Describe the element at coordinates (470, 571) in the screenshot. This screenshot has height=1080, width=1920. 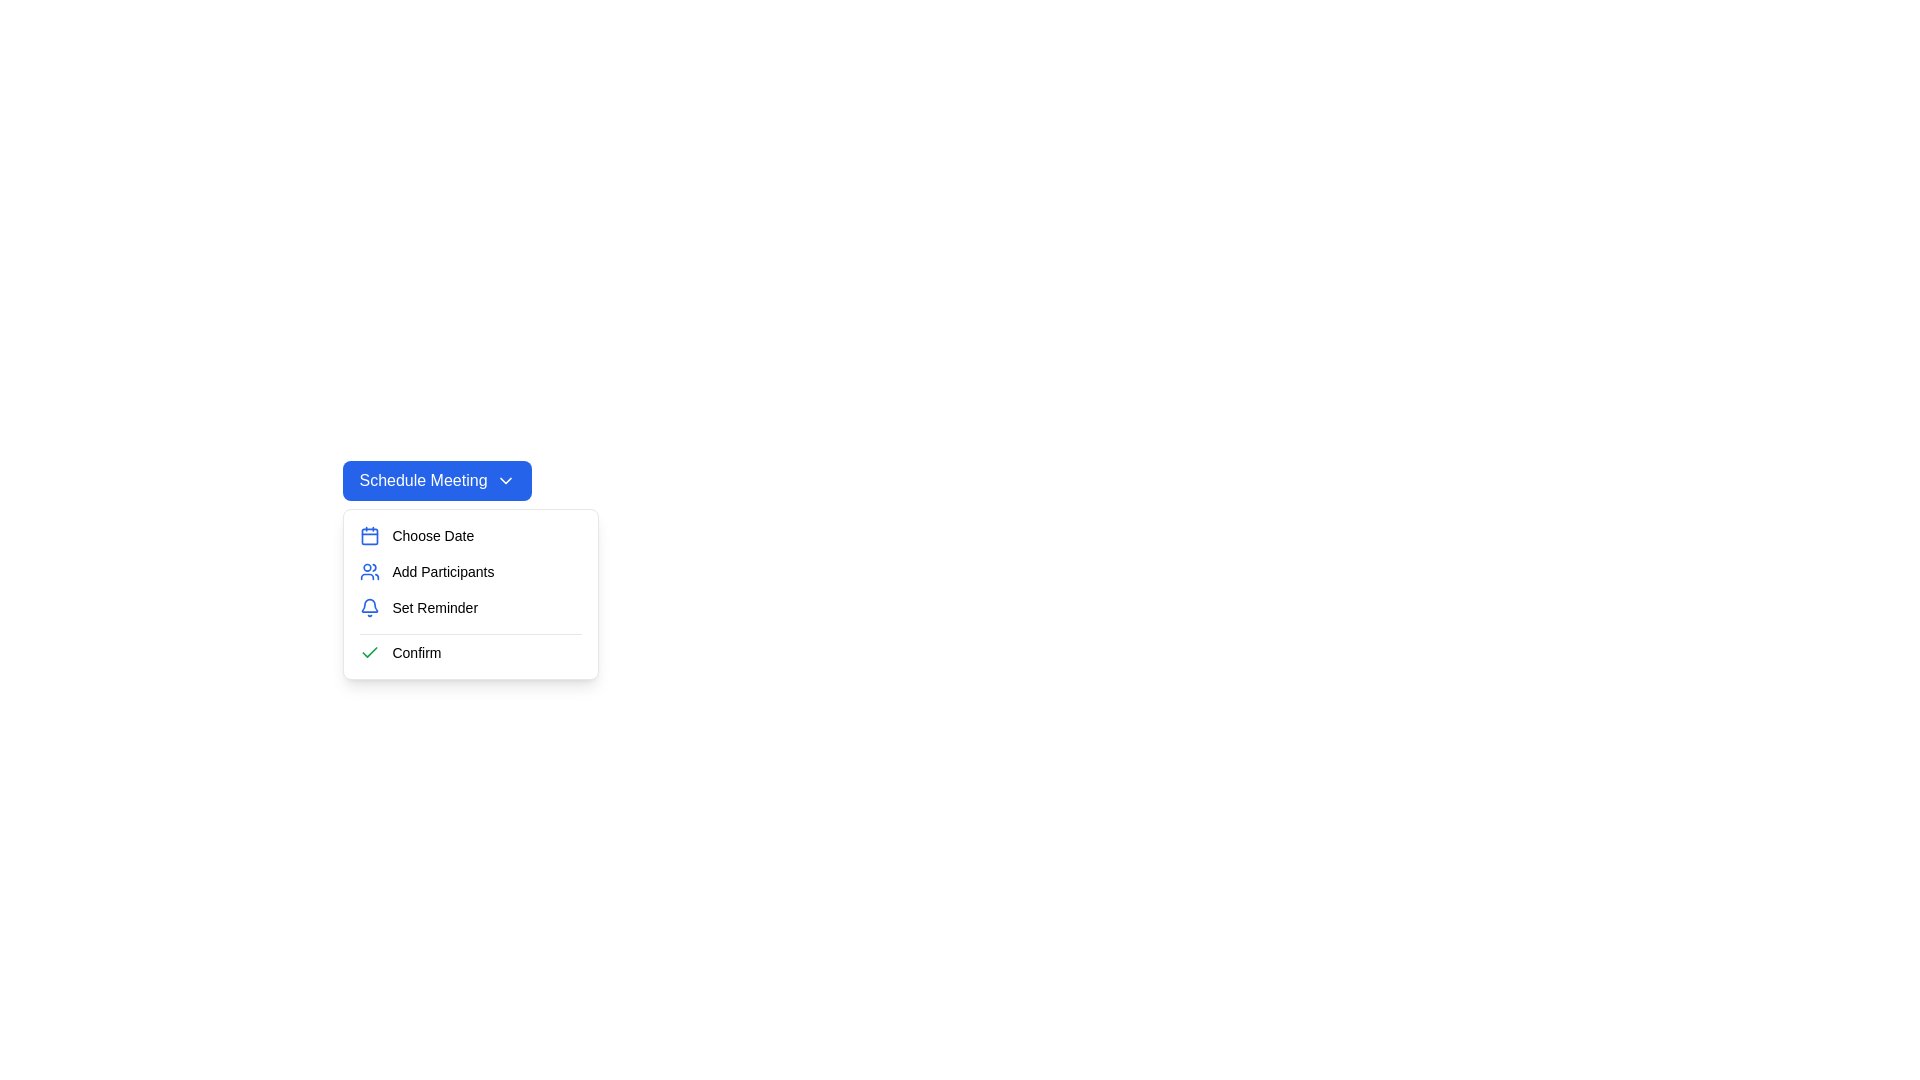
I see `the 'Add Participants' menu item, which features a blue icon of users and is located` at that location.